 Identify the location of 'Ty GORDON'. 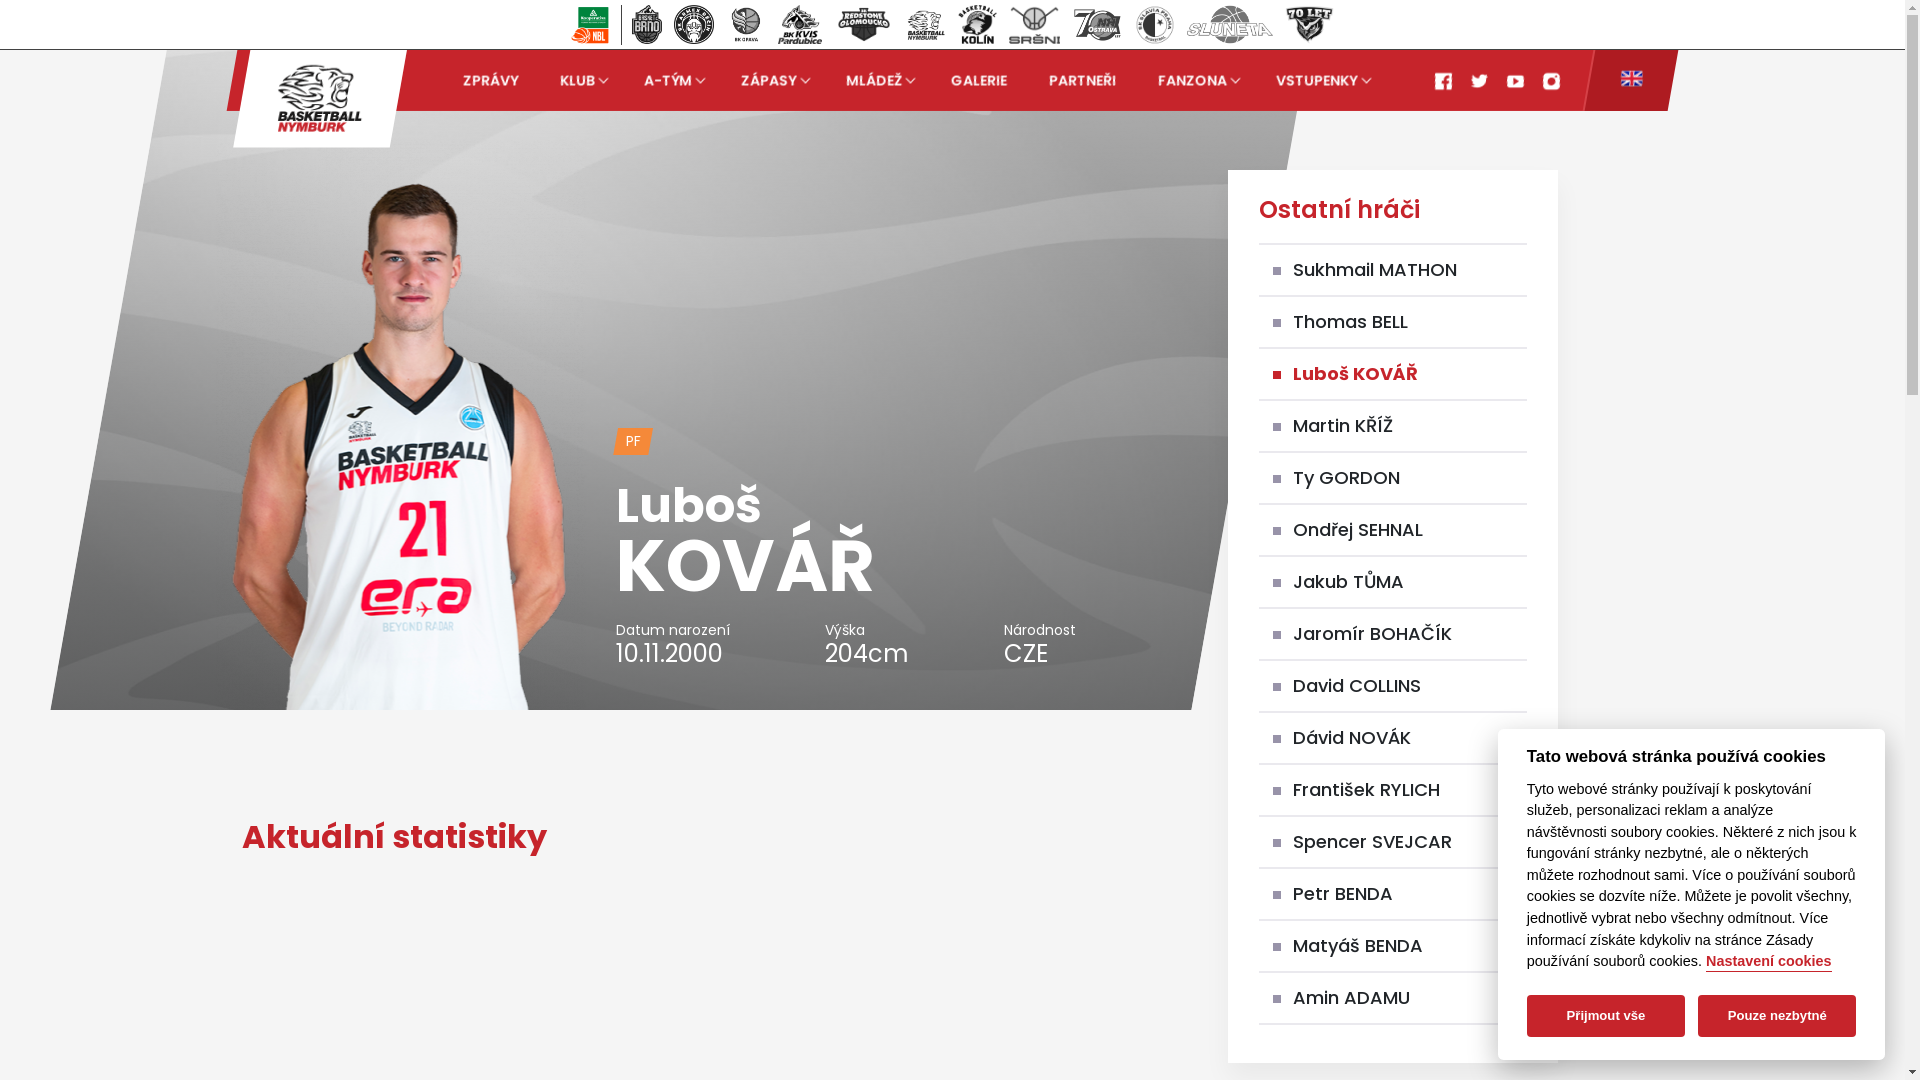
(1346, 477).